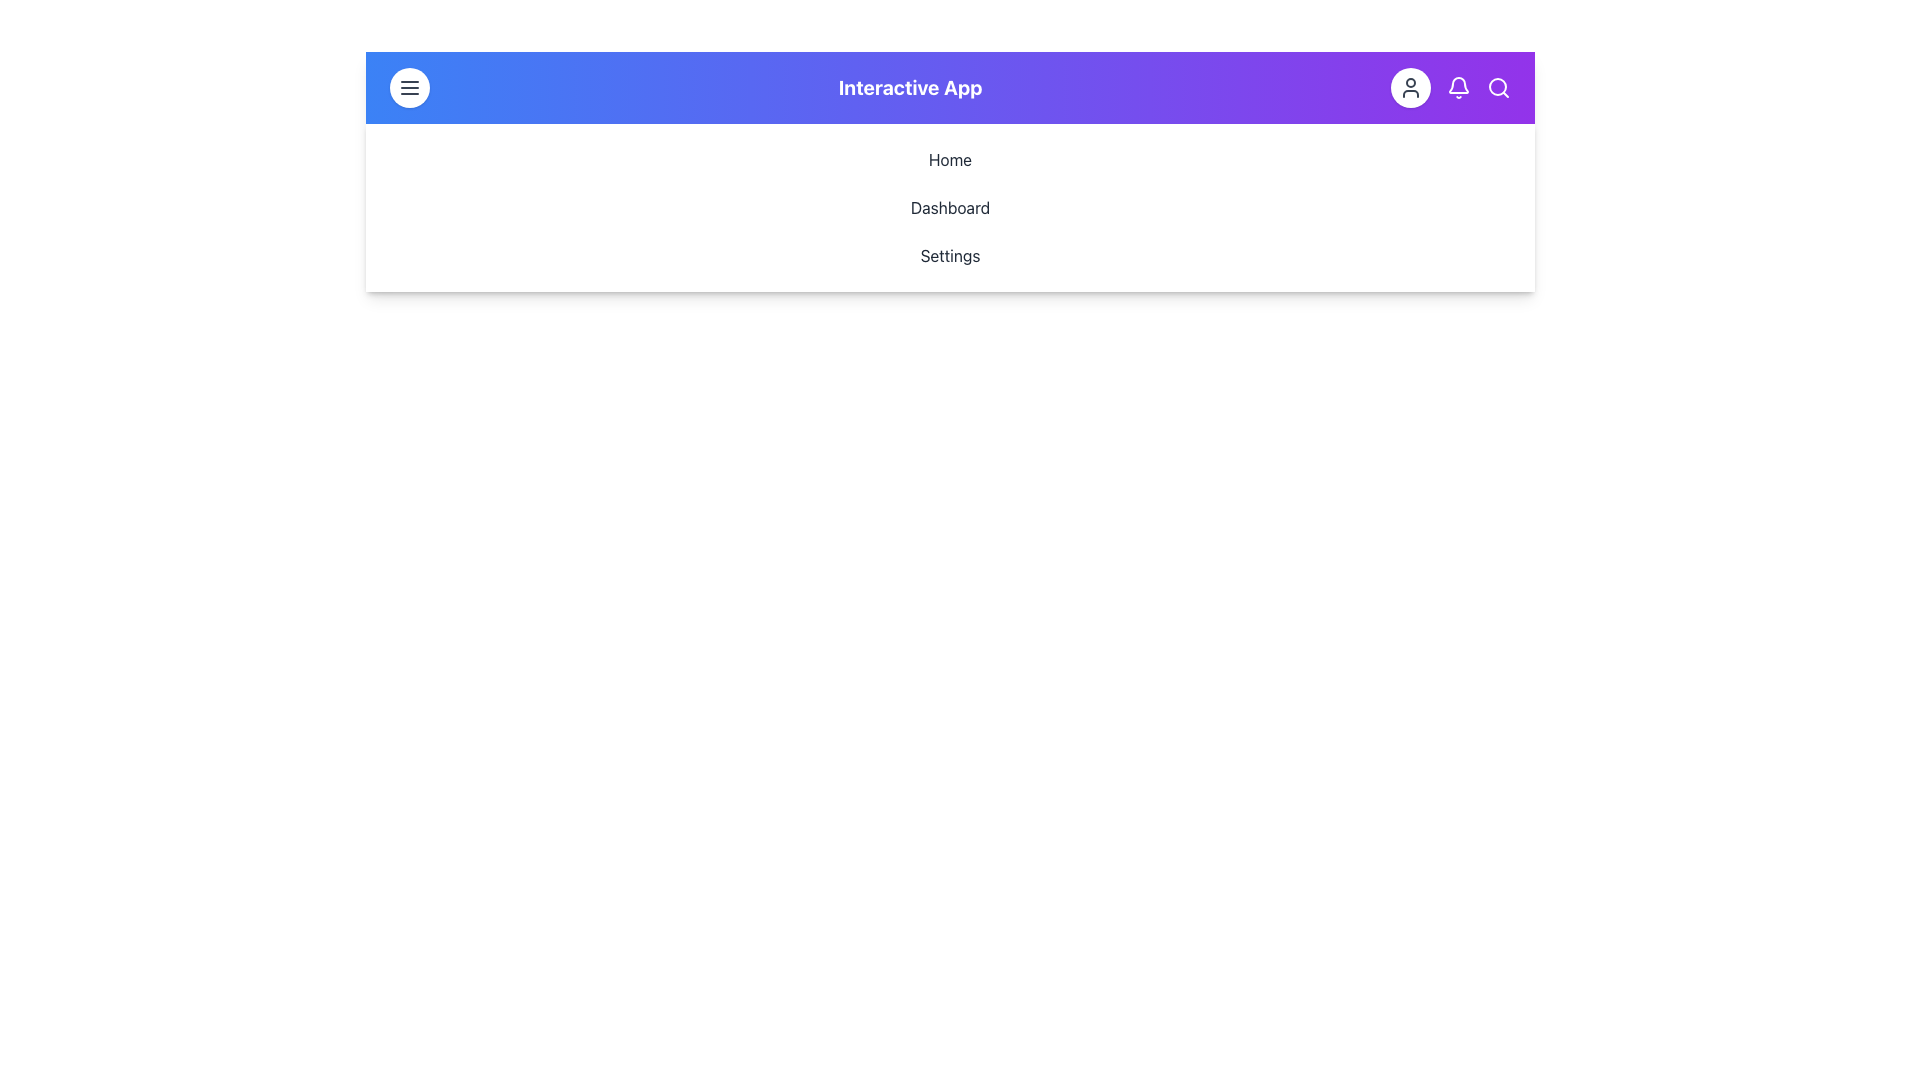 Image resolution: width=1920 pixels, height=1080 pixels. Describe the element at coordinates (1498, 87) in the screenshot. I see `the search icon located on the far right of the navigation bar to initiate a search` at that location.